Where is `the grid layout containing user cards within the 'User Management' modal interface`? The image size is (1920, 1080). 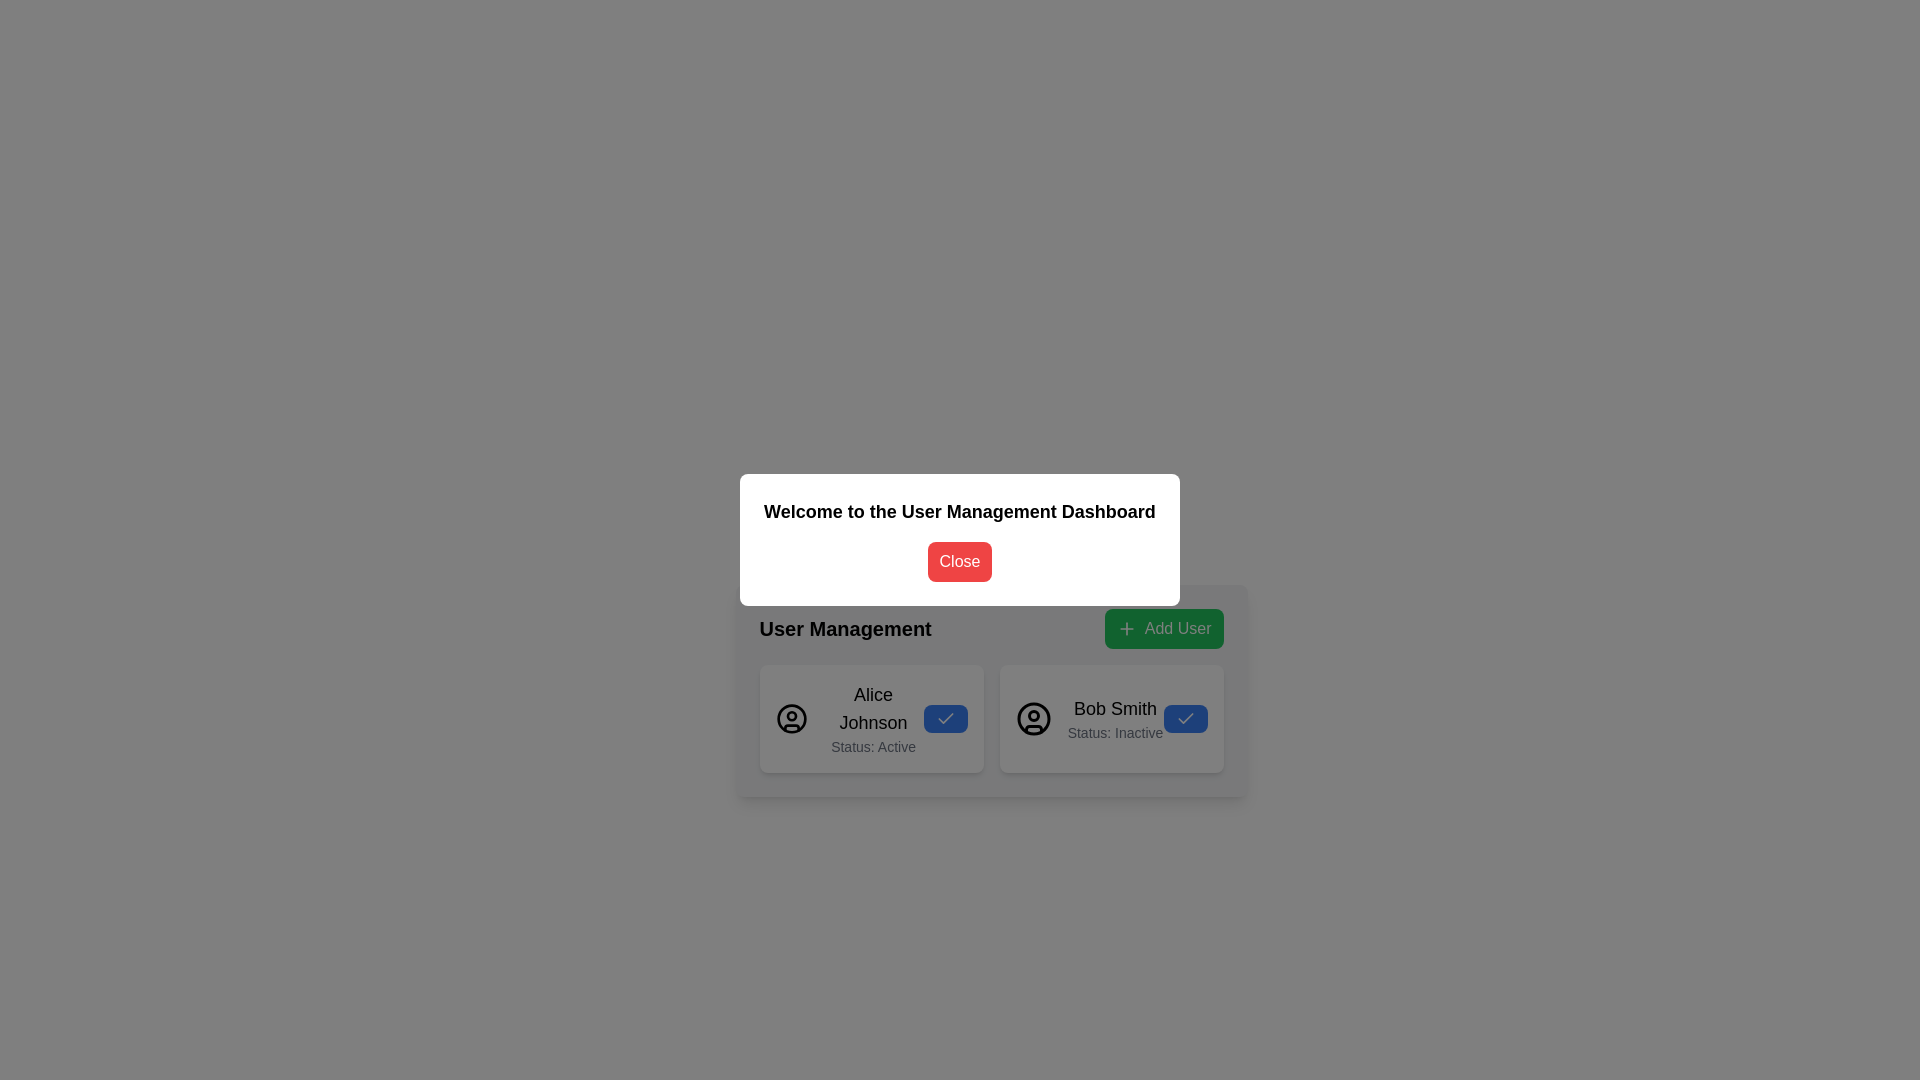 the grid layout containing user cards within the 'User Management' modal interface is located at coordinates (991, 717).